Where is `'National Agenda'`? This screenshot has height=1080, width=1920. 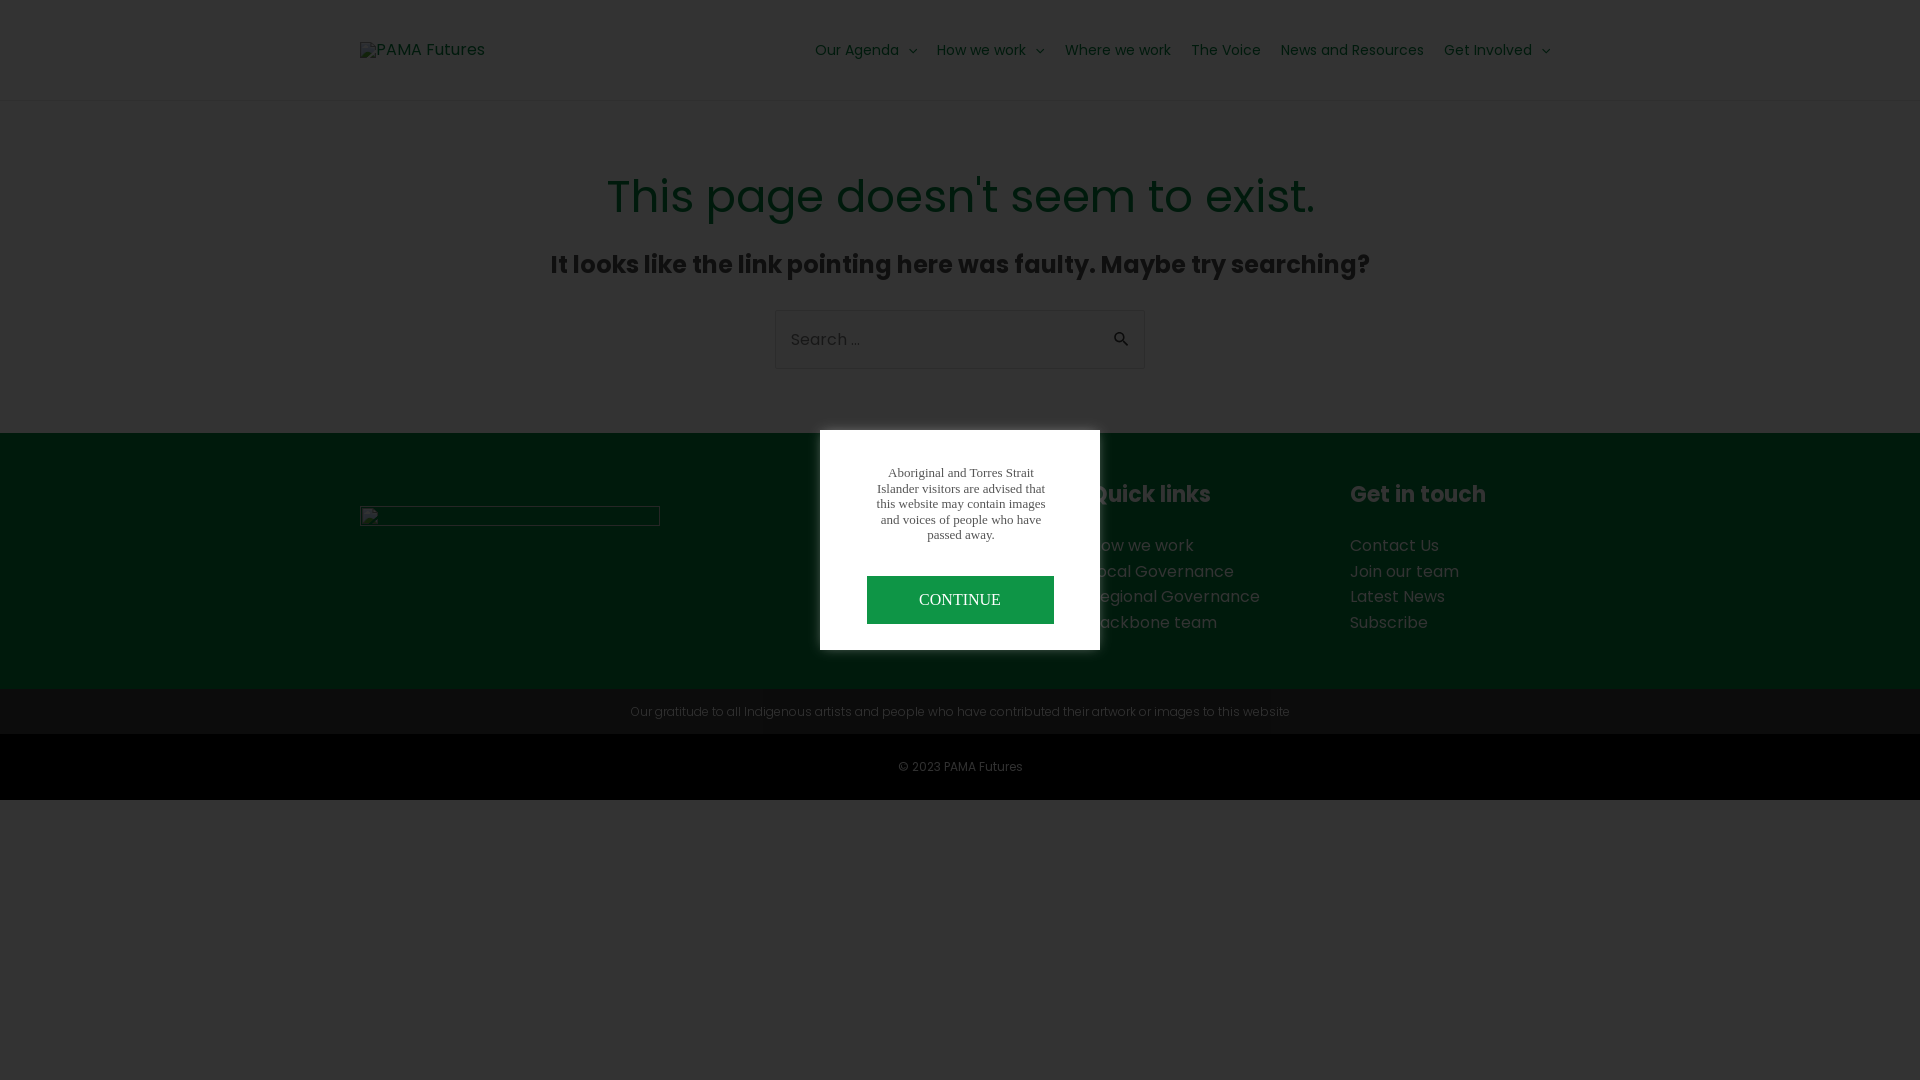
'National Agenda' is located at coordinates (893, 571).